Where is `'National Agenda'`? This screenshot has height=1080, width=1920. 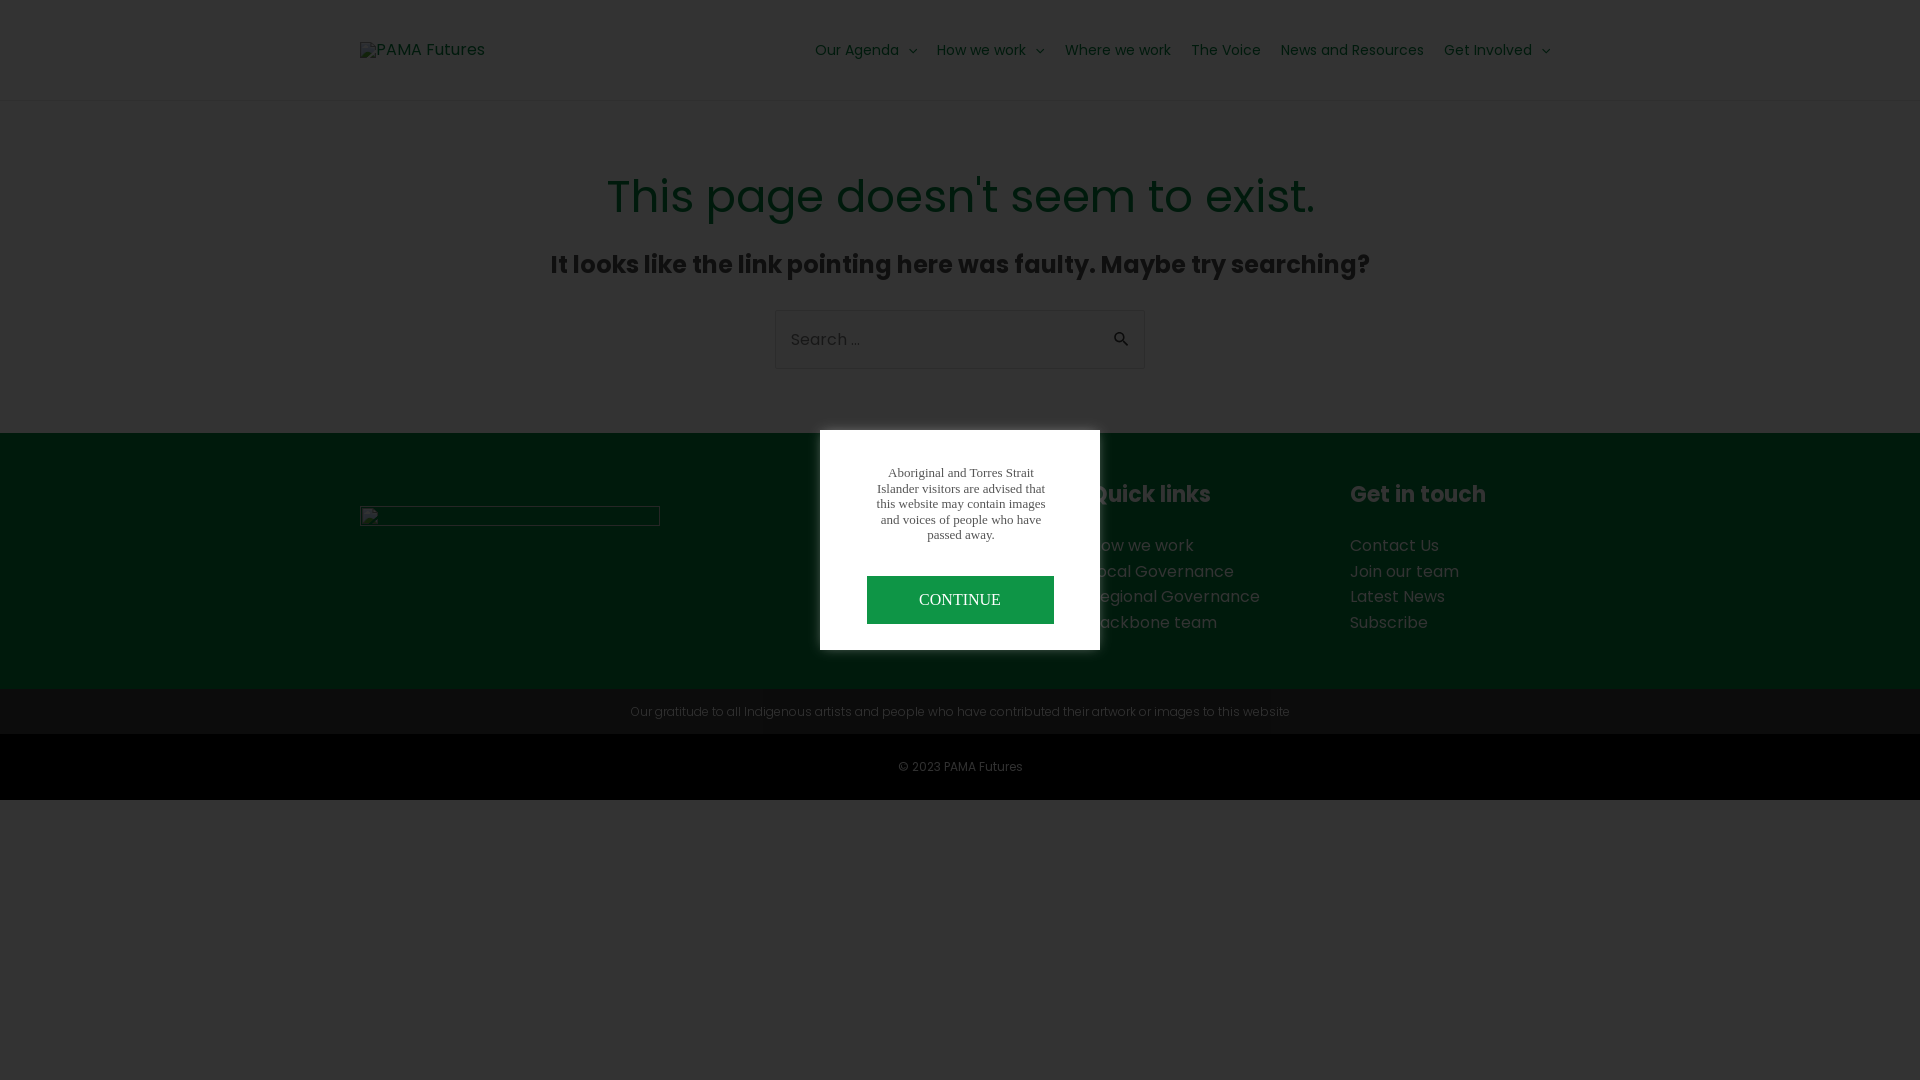
'National Agenda' is located at coordinates (893, 571).